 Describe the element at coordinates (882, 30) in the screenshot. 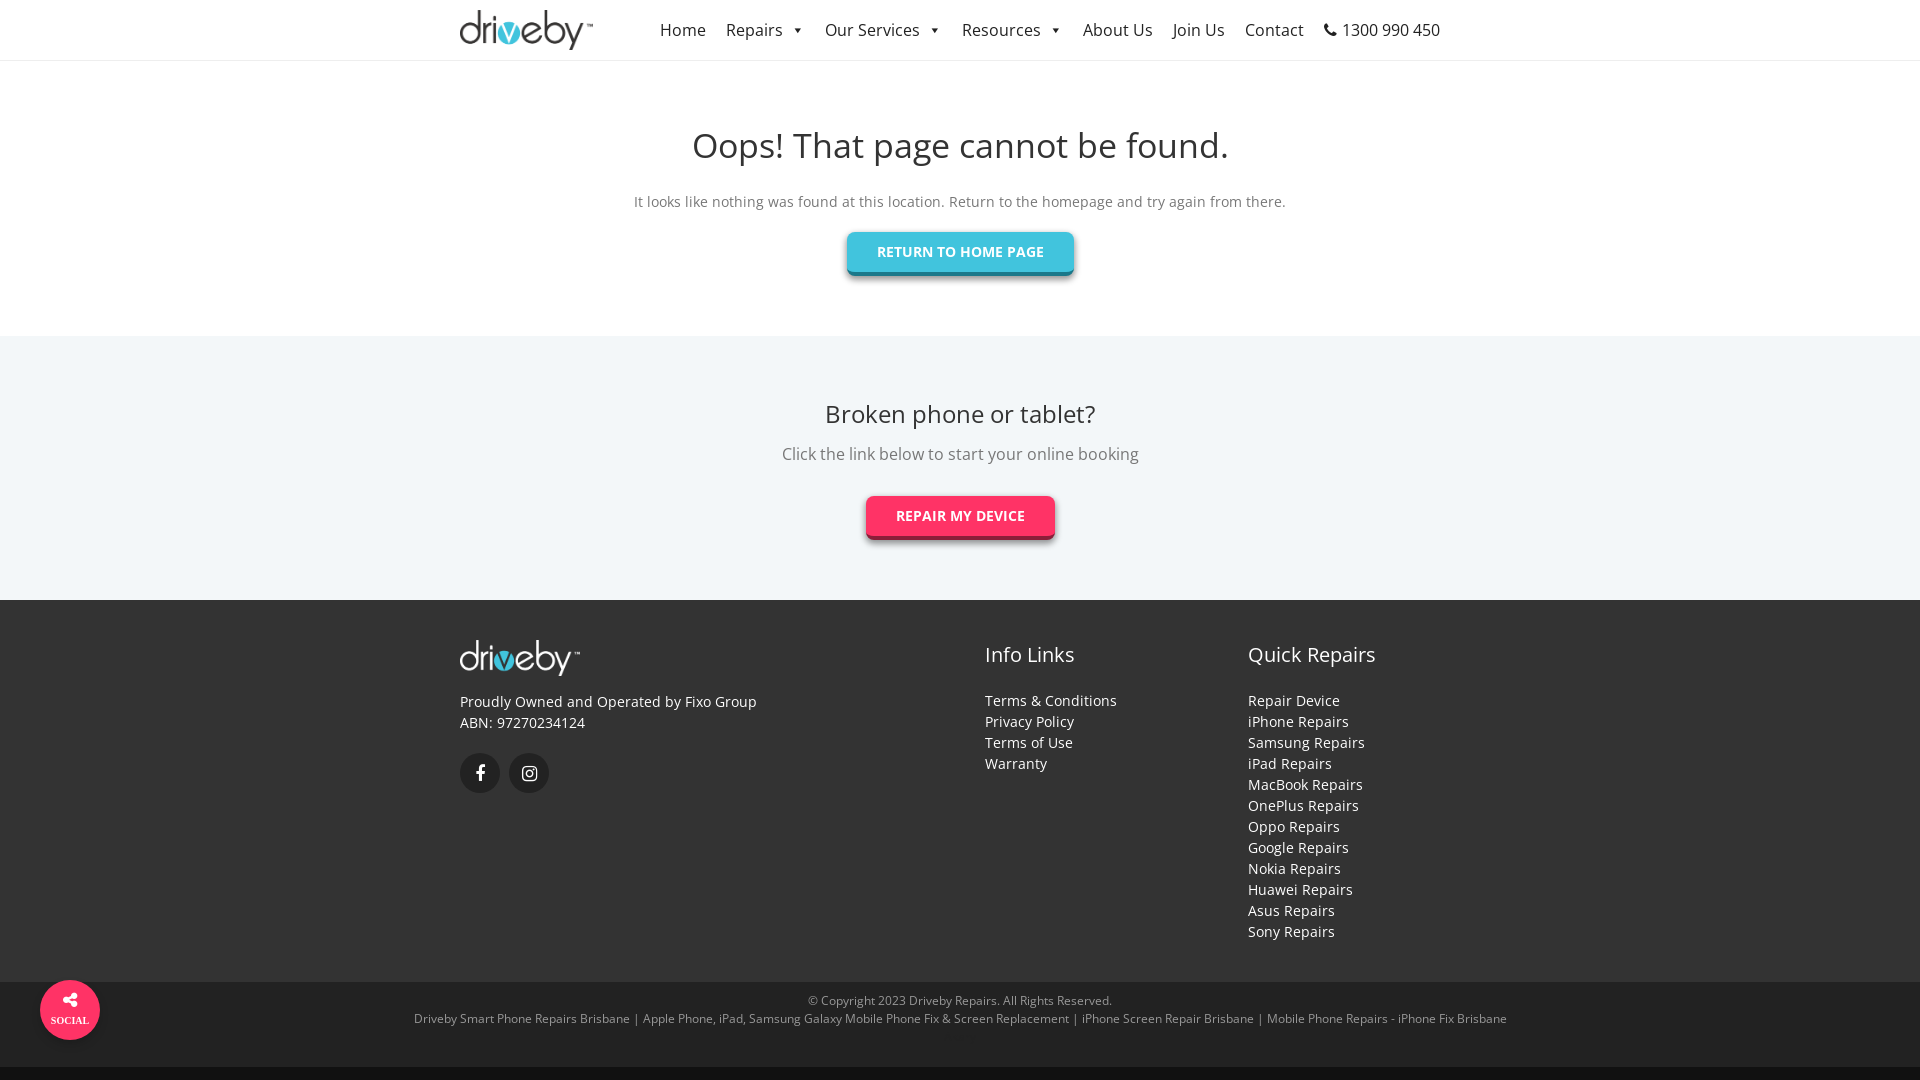

I see `'Our Services'` at that location.